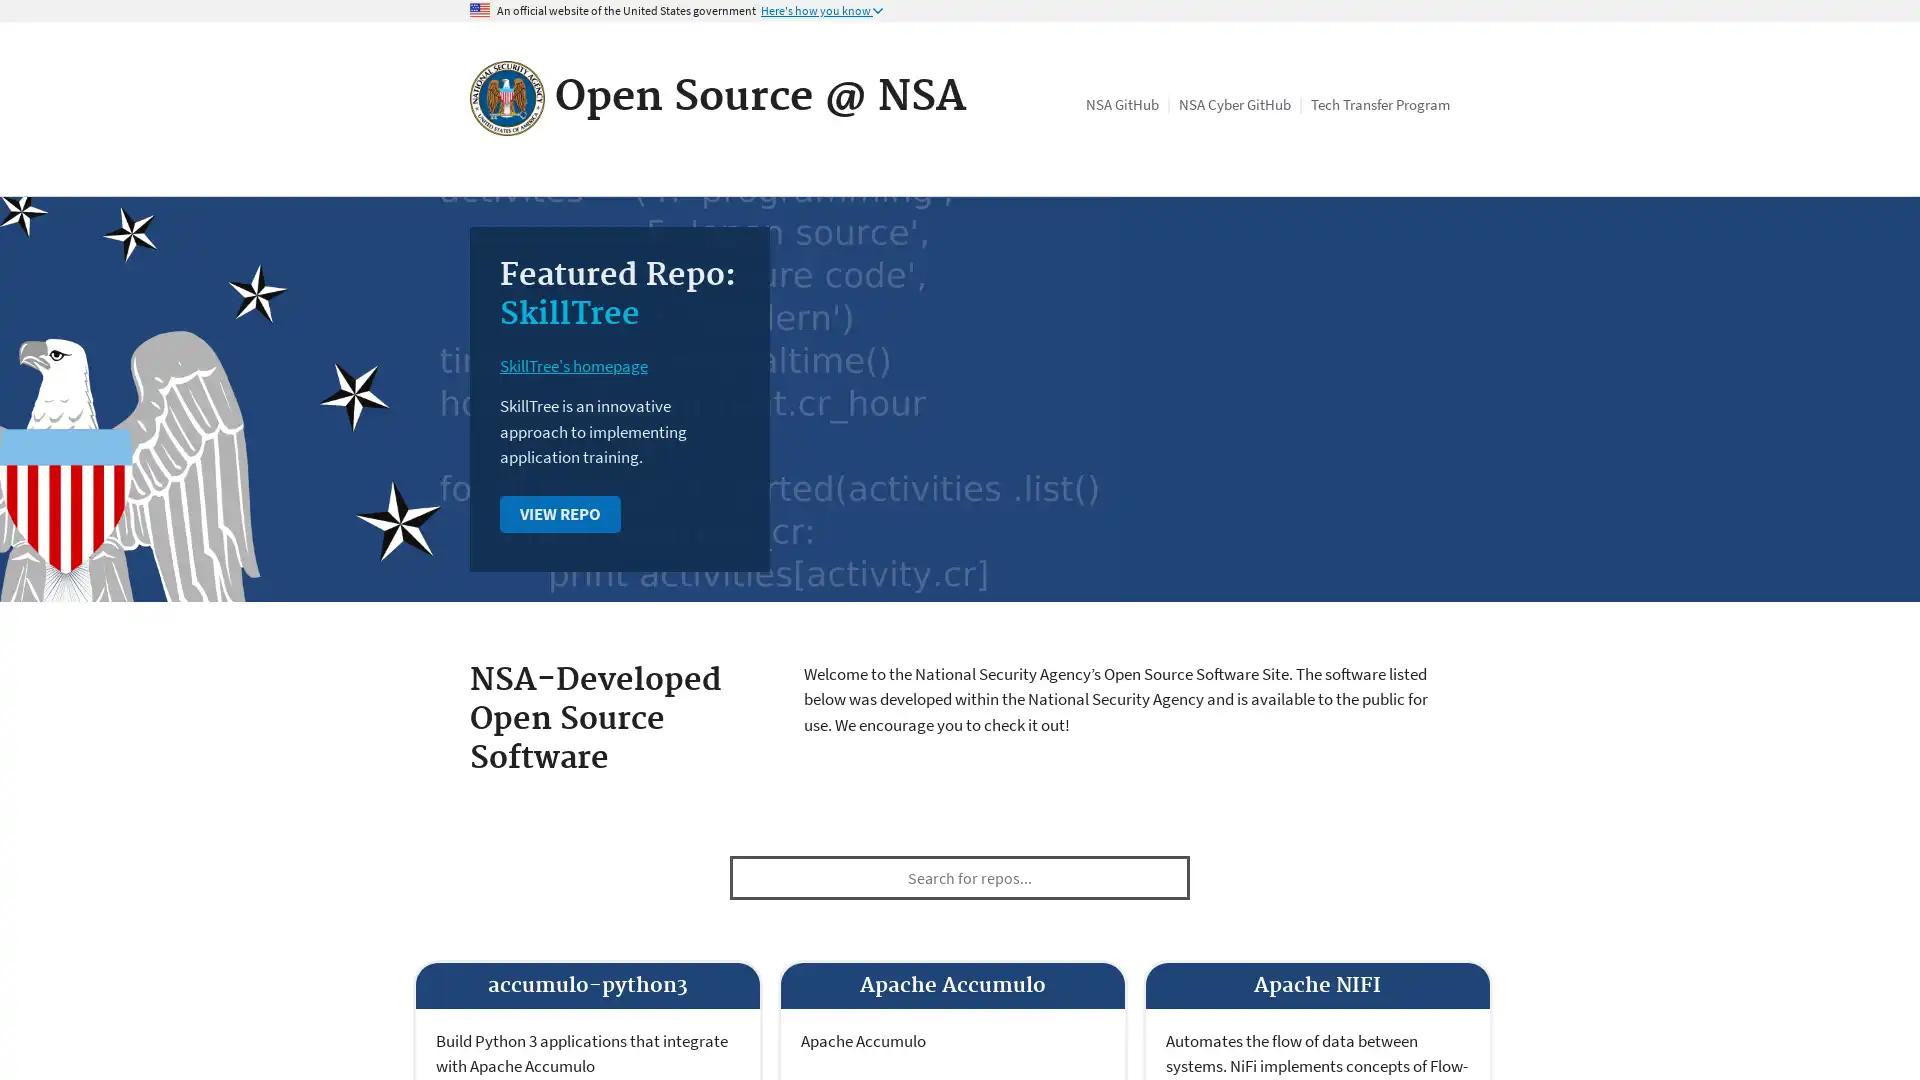  What do you see at coordinates (821, 11) in the screenshot?
I see `Here's how you know` at bounding box center [821, 11].